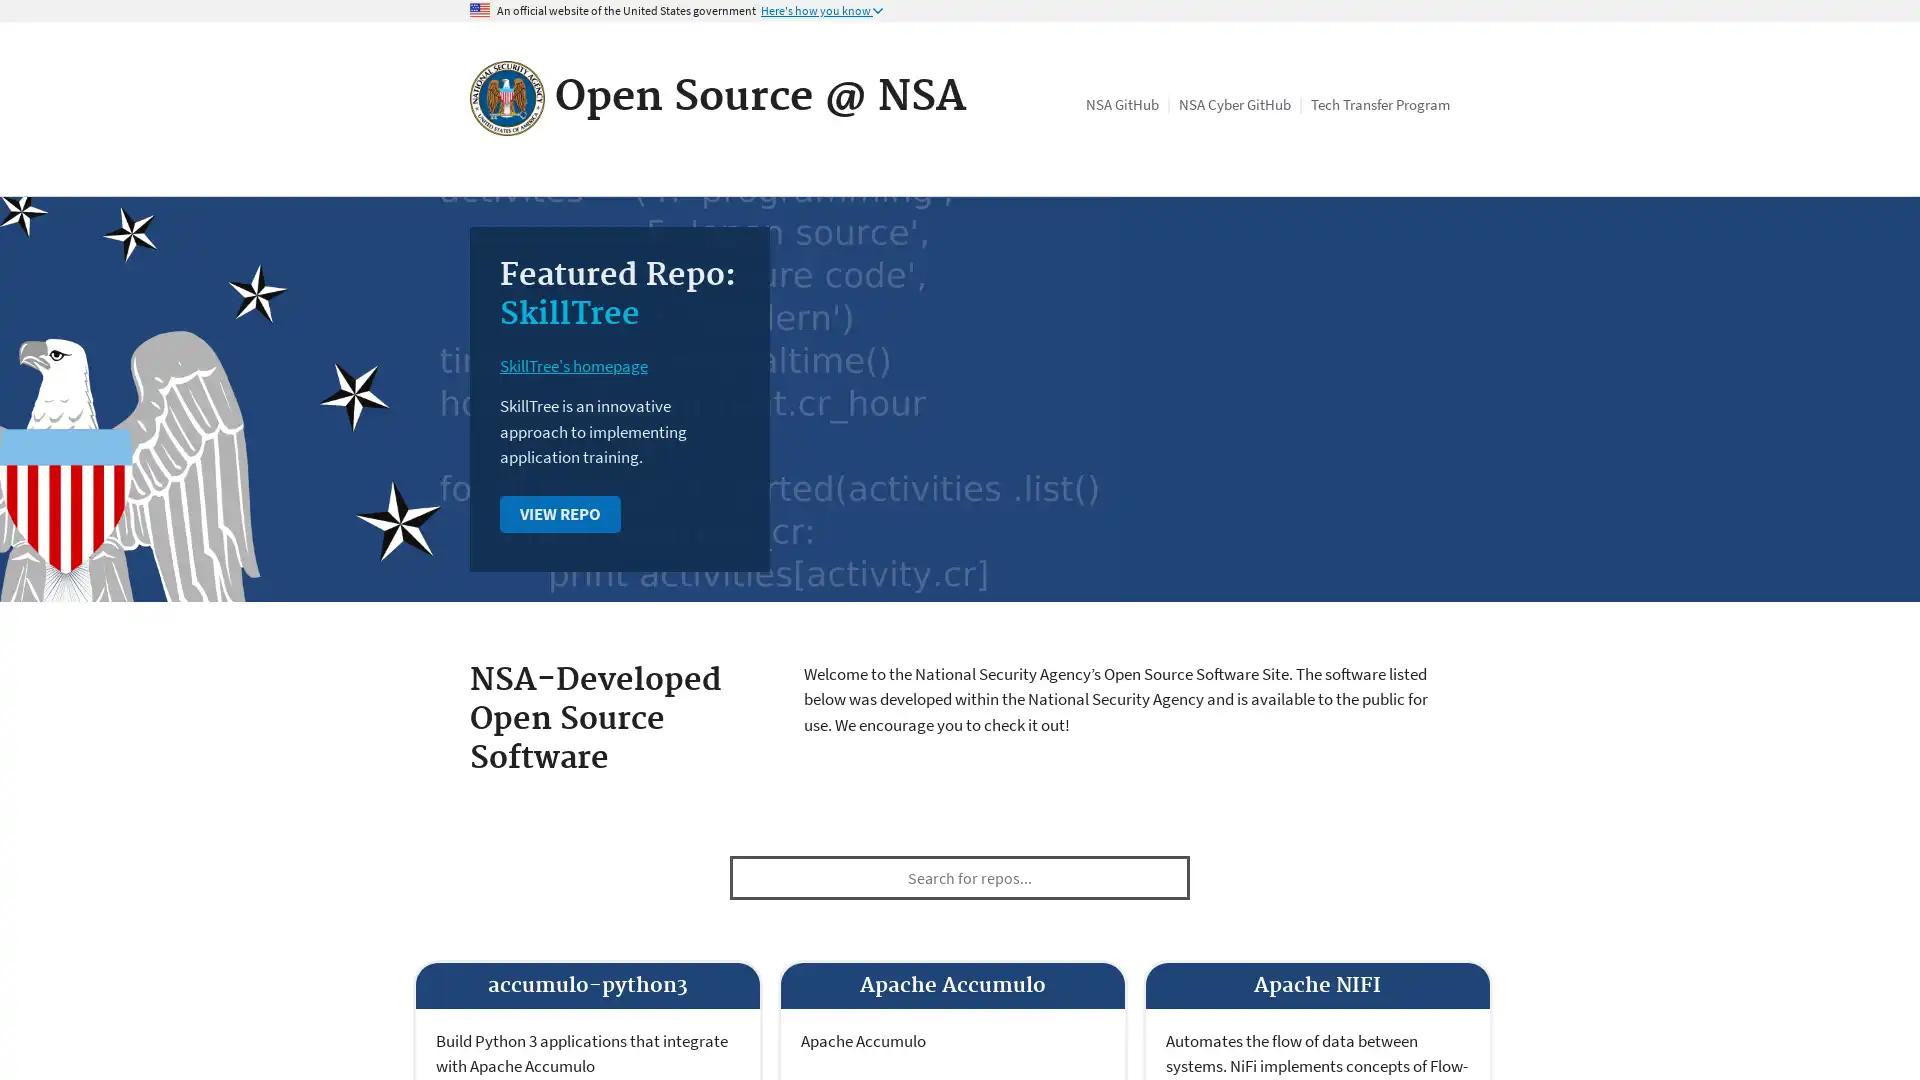  What do you see at coordinates (821, 11) in the screenshot?
I see `Here's how you know` at bounding box center [821, 11].